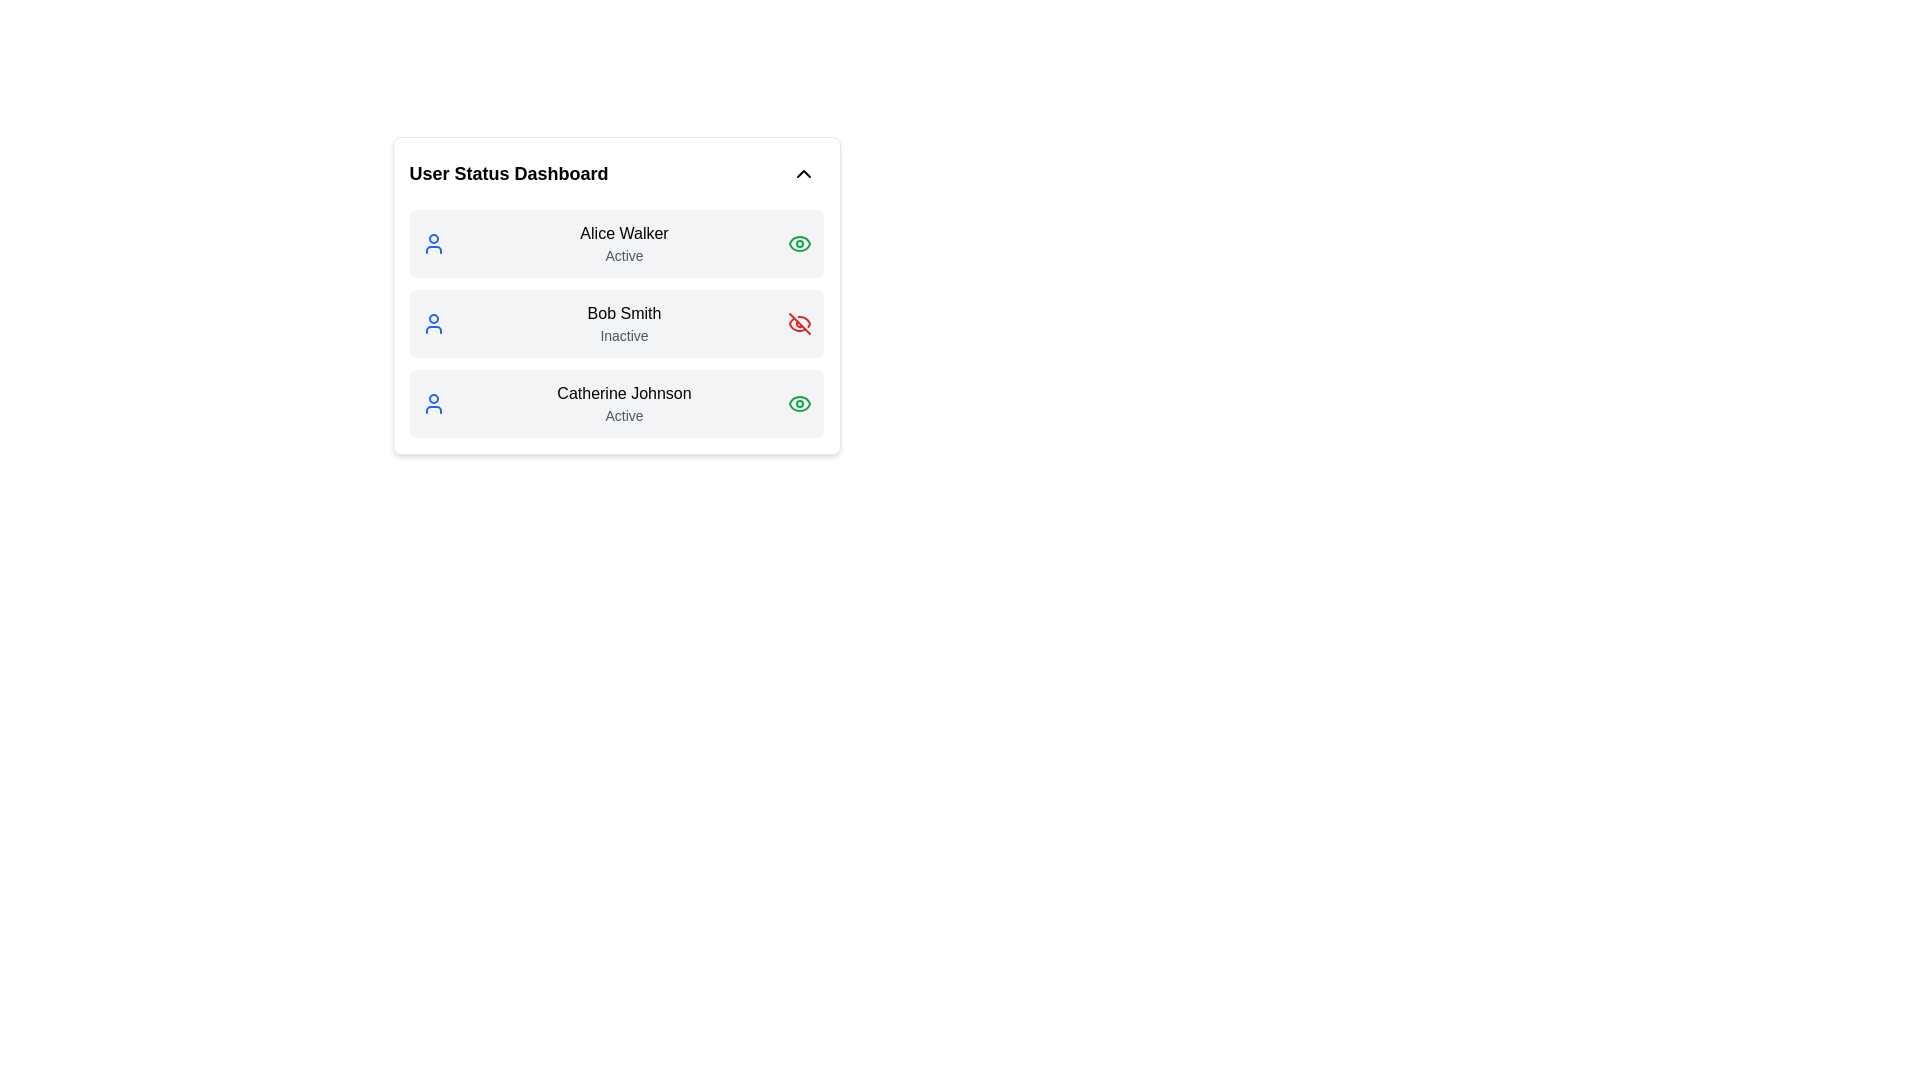 The height and width of the screenshot is (1080, 1920). Describe the element at coordinates (615, 323) in the screenshot. I see `the ListItem representing user 'Bob Smith' with status 'Inactive' located in the 'User Status Dashboard', which is the second entry in the list` at that location.